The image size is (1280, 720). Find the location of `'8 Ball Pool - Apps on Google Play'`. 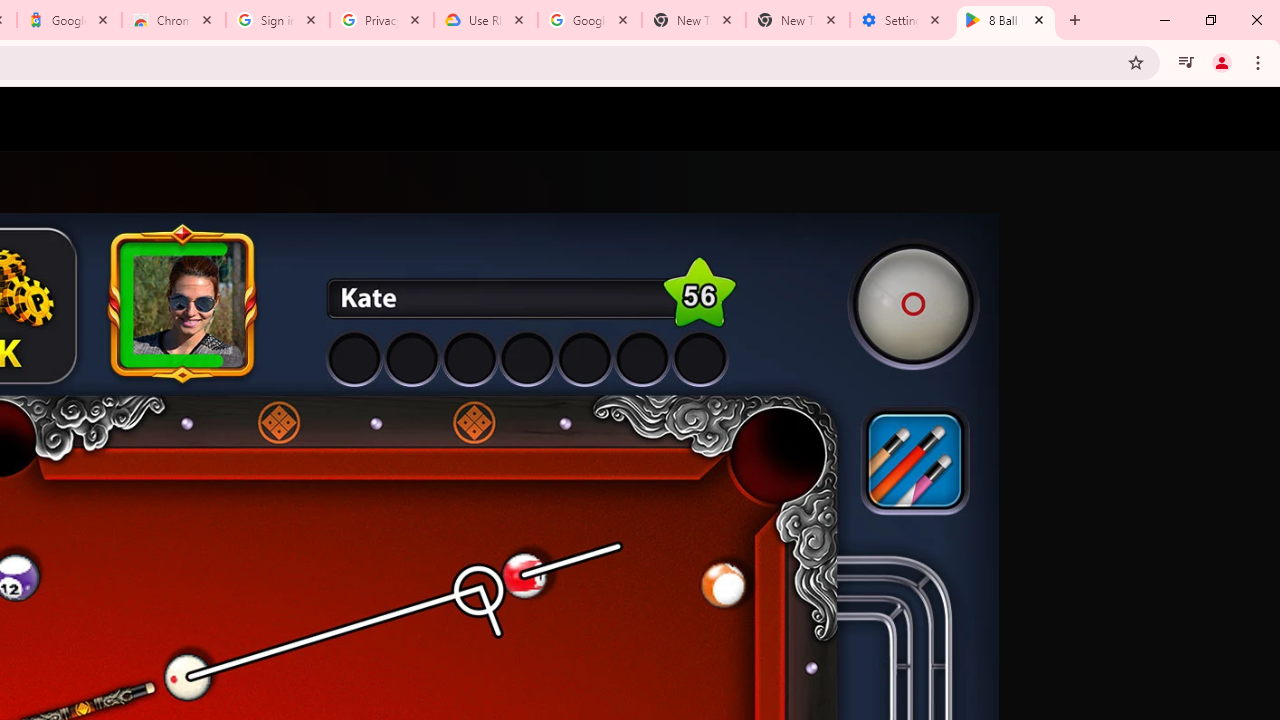

'8 Ball Pool - Apps on Google Play' is located at coordinates (1006, 20).